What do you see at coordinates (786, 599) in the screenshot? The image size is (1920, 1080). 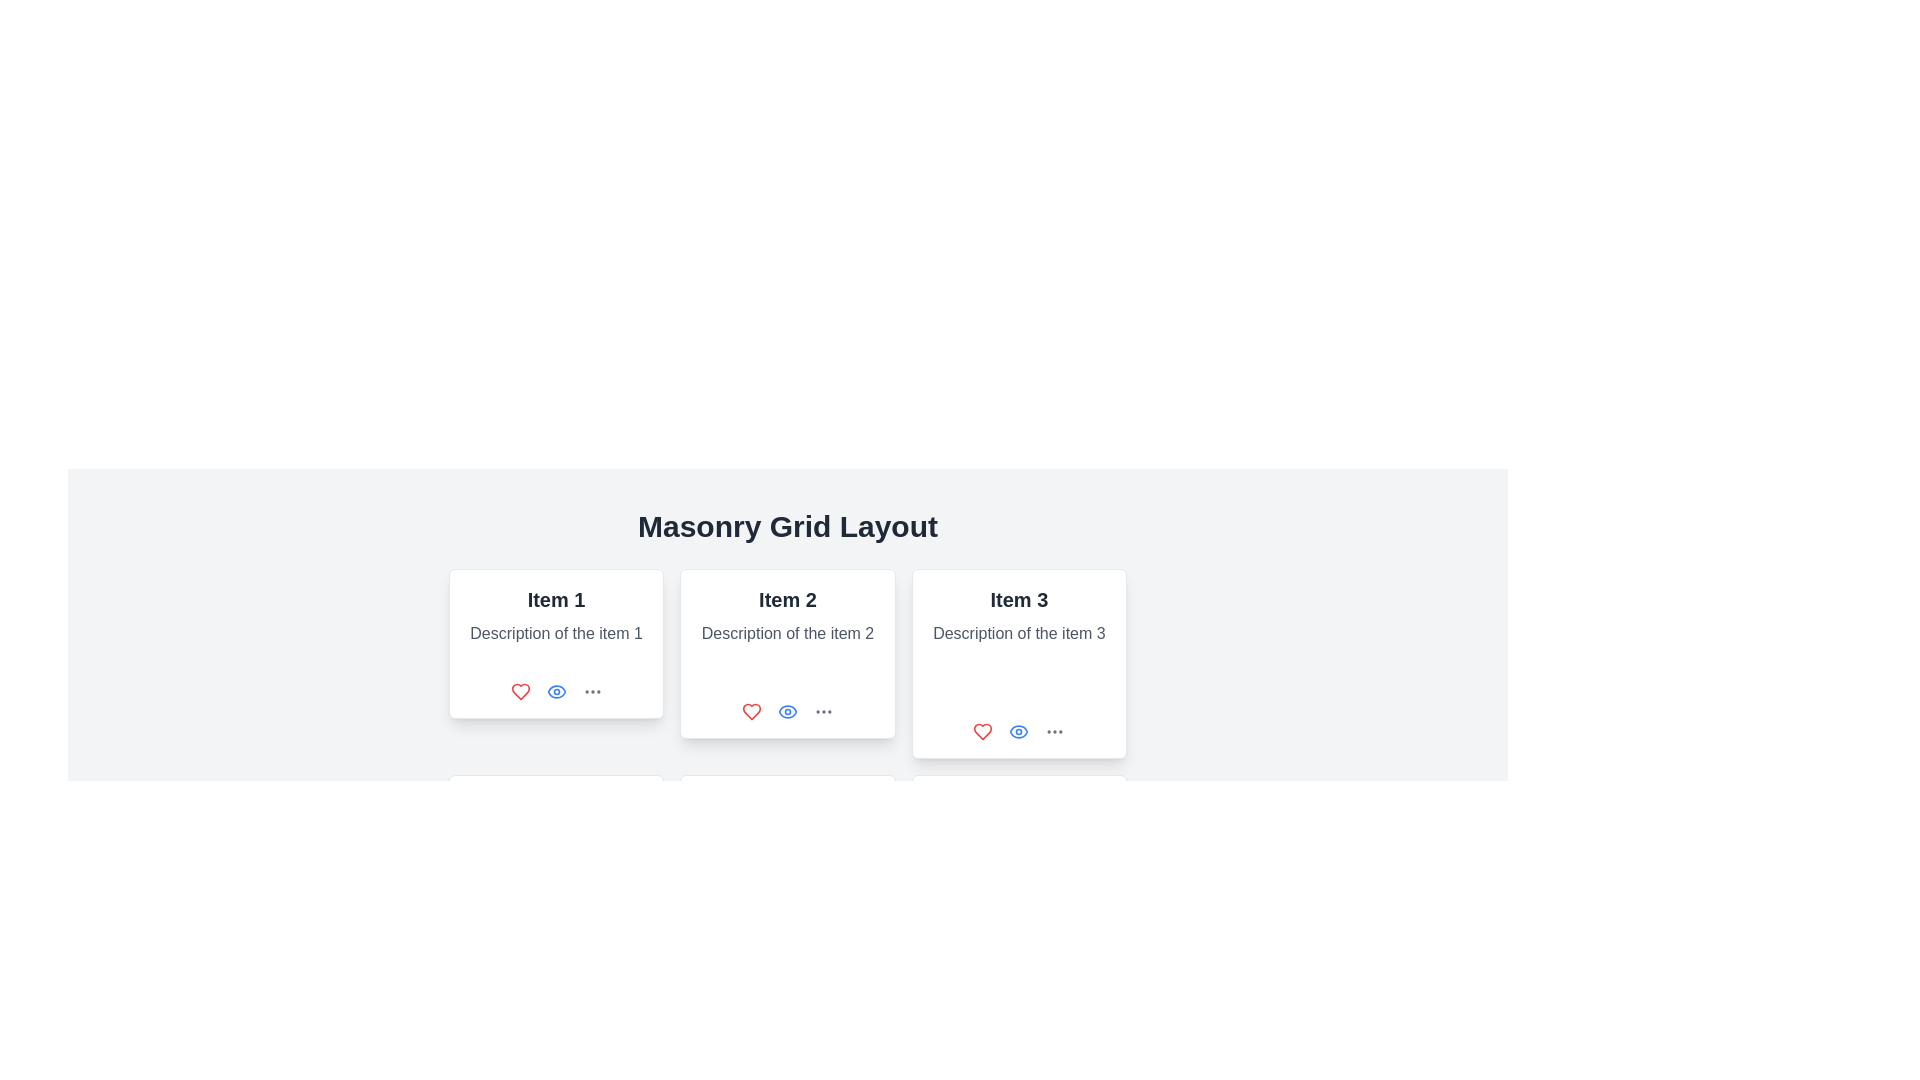 I see `the title text display for the second item in the masonry grid layout, which serves as an identifier for the content of that item` at bounding box center [786, 599].